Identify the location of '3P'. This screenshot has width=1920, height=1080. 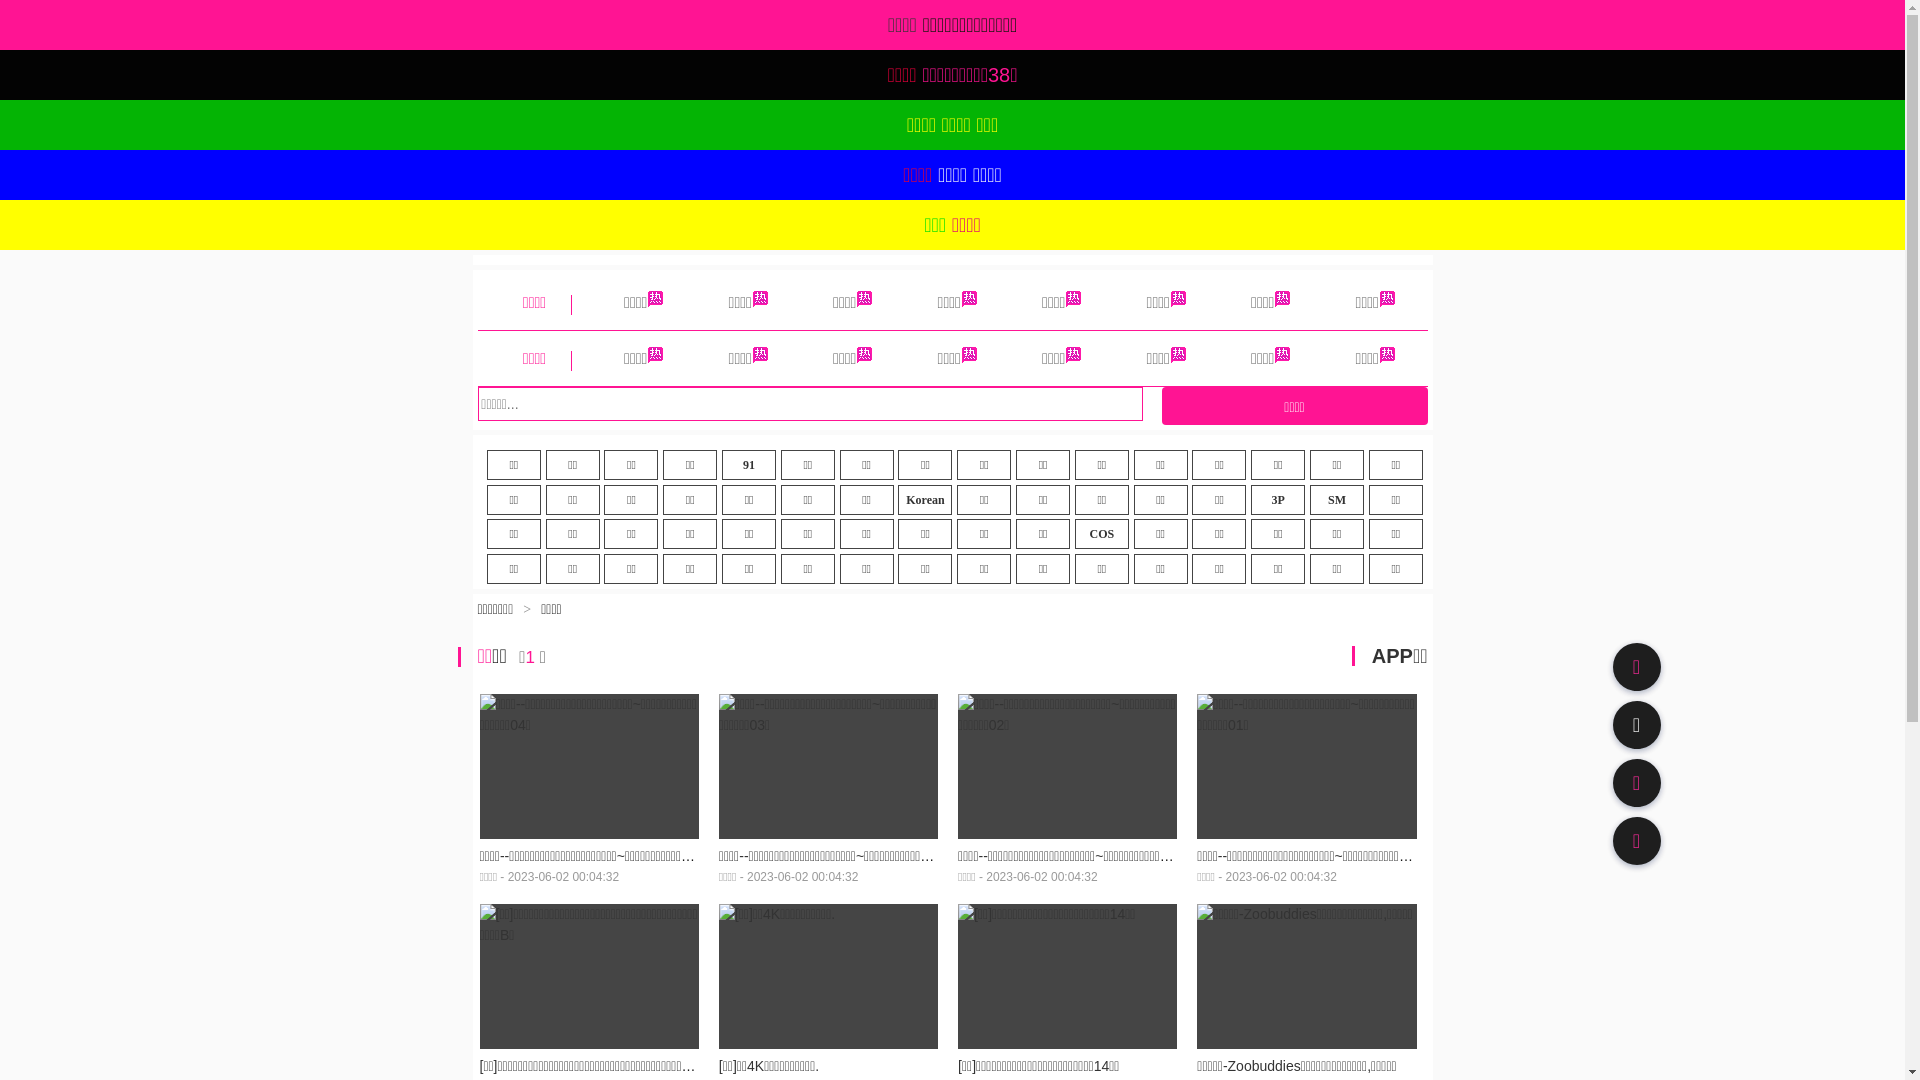
(1276, 499).